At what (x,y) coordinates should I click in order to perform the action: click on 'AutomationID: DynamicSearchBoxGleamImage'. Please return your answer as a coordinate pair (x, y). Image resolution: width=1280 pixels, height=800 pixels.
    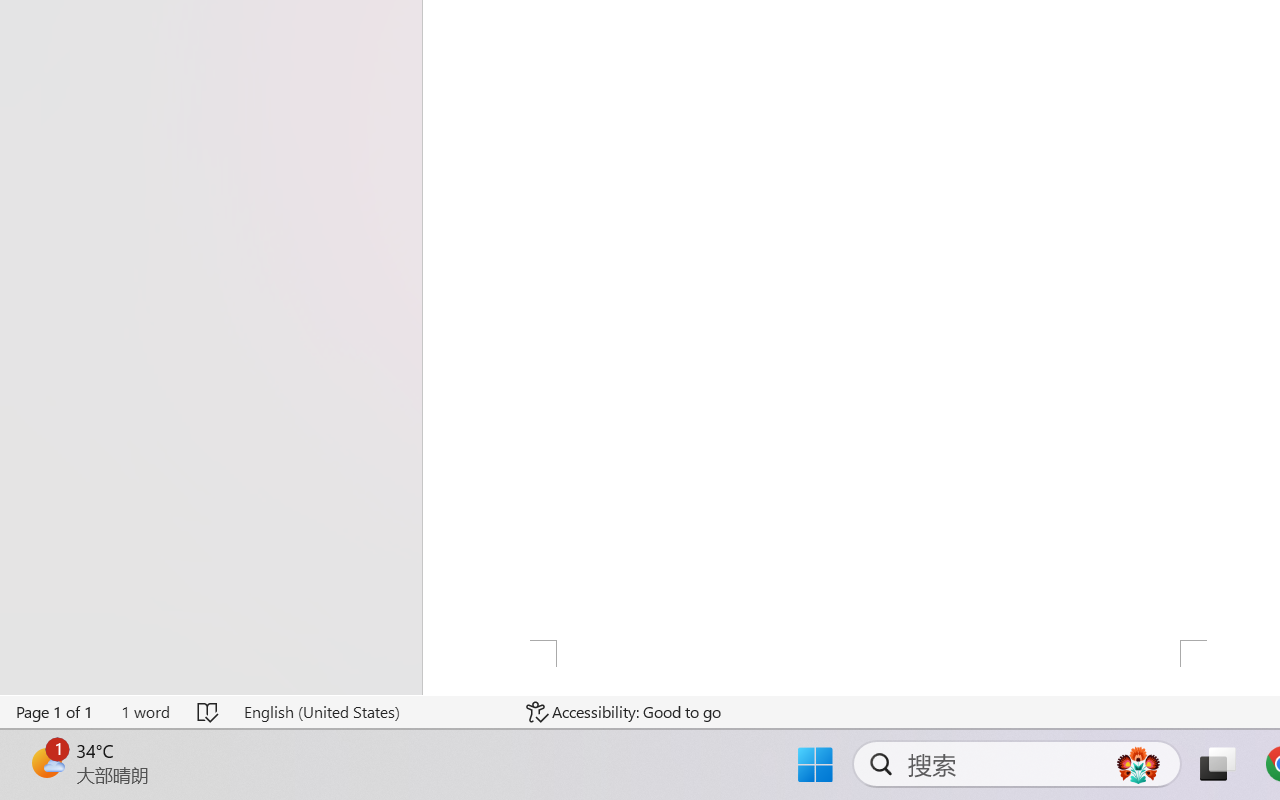
    Looking at the image, I should click on (1138, 764).